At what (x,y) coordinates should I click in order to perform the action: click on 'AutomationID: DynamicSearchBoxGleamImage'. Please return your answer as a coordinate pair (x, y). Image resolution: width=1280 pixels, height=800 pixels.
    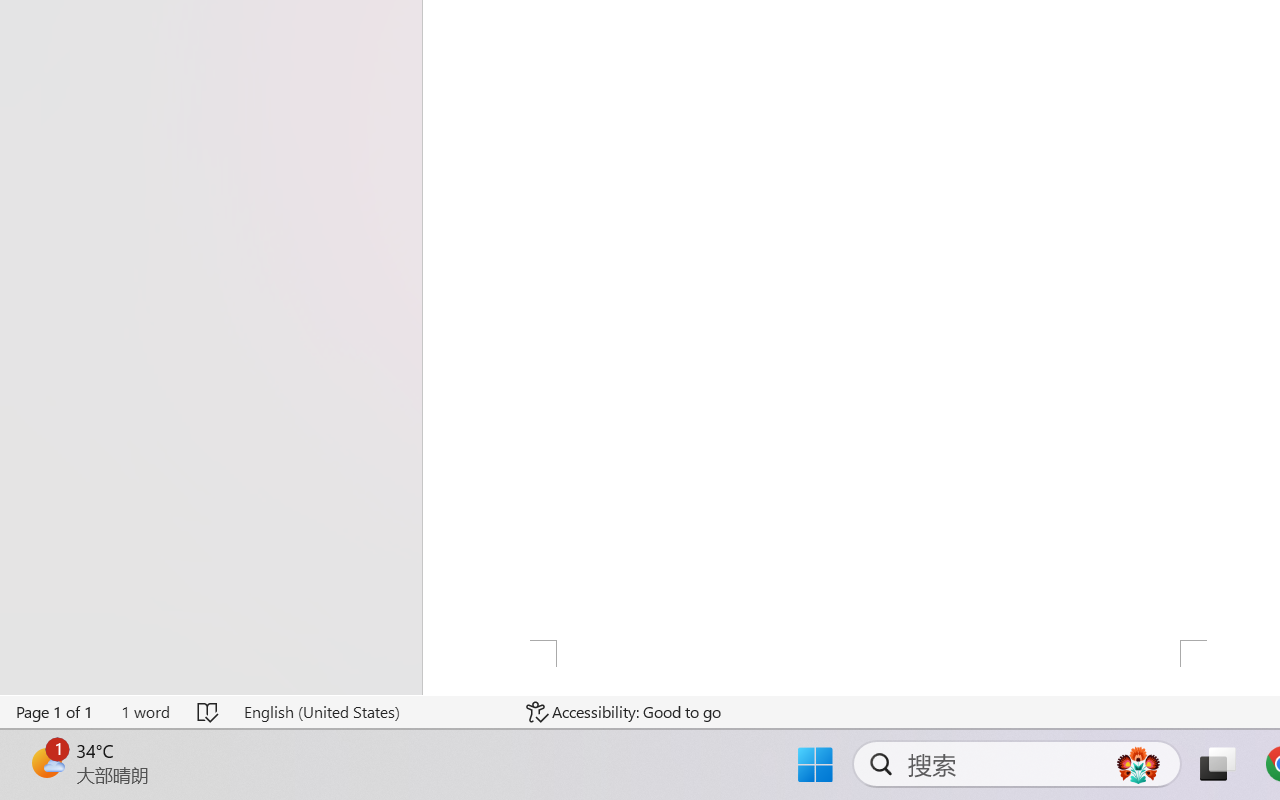
    Looking at the image, I should click on (1138, 764).